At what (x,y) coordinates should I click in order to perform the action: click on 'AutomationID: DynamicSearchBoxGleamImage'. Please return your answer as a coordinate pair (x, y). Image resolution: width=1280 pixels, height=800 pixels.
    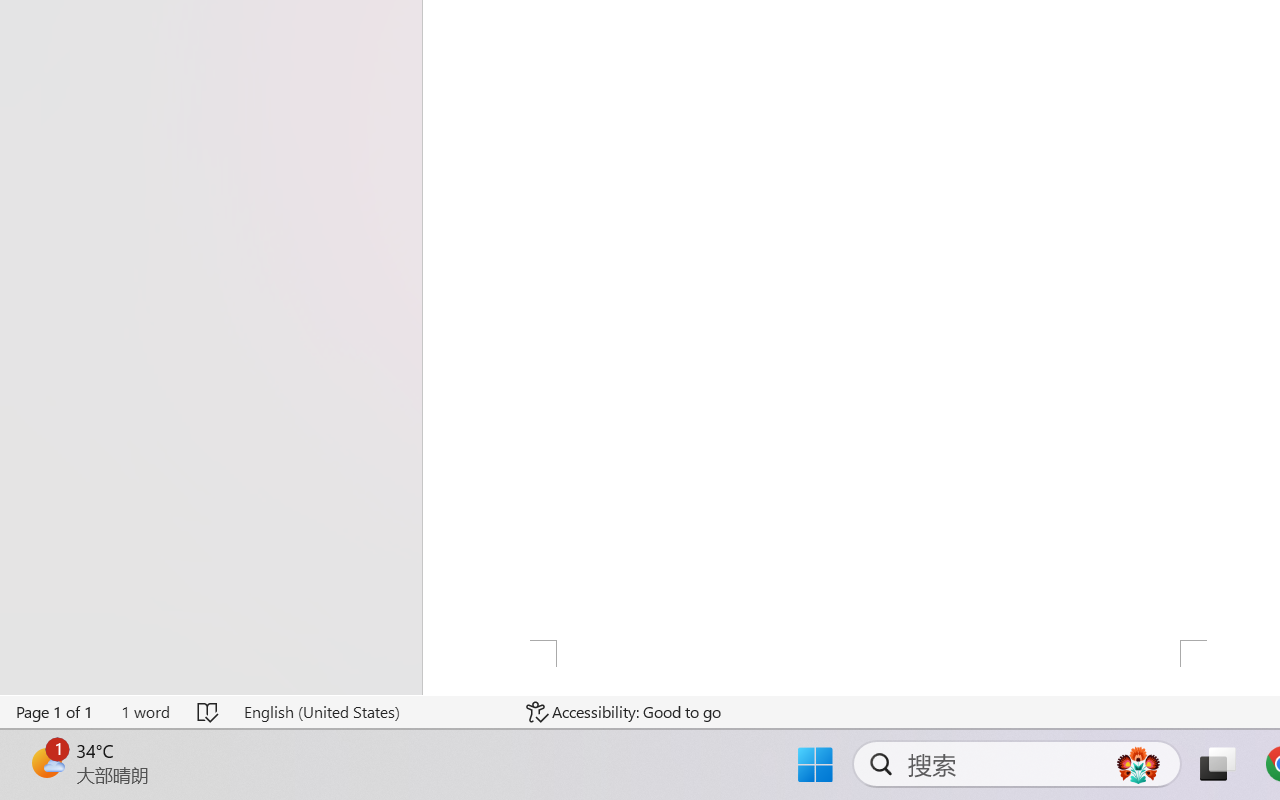
    Looking at the image, I should click on (1138, 764).